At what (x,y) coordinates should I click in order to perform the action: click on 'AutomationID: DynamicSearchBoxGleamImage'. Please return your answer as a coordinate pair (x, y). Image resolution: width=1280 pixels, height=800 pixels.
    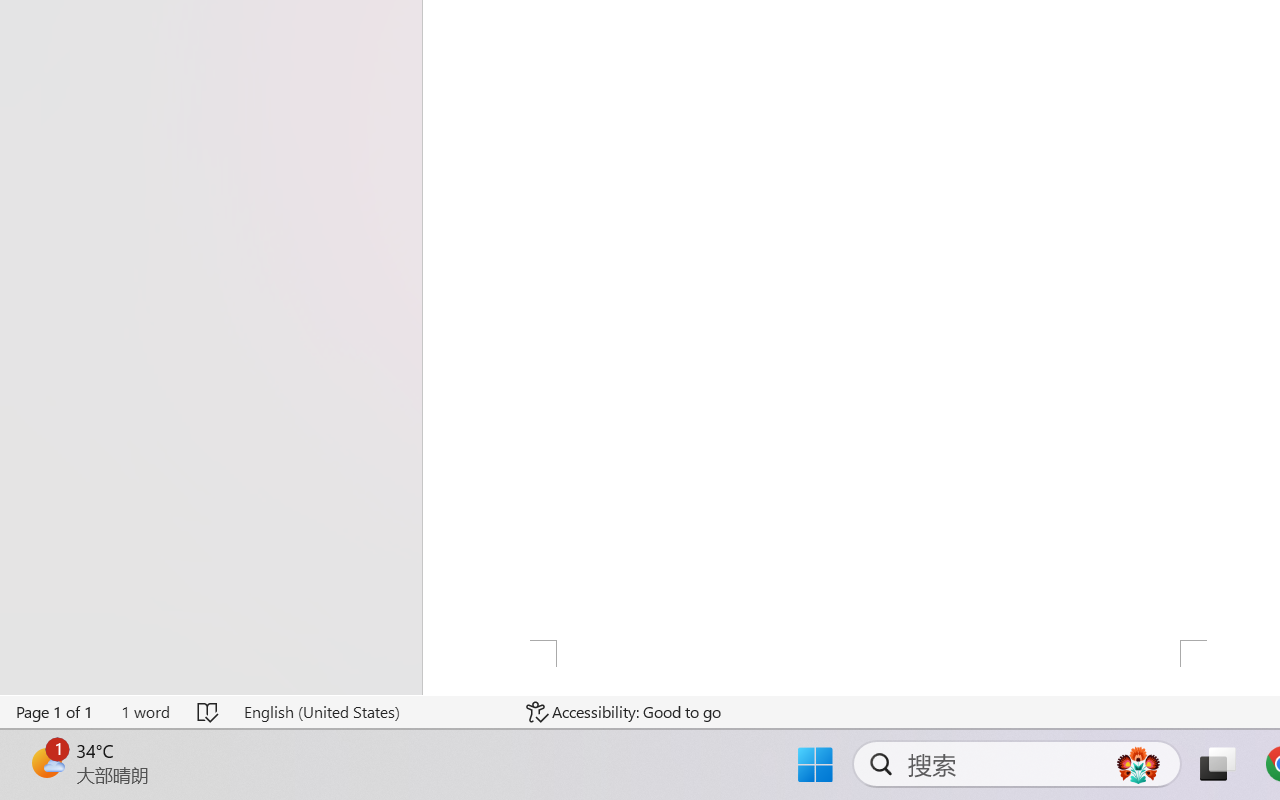
    Looking at the image, I should click on (1138, 764).